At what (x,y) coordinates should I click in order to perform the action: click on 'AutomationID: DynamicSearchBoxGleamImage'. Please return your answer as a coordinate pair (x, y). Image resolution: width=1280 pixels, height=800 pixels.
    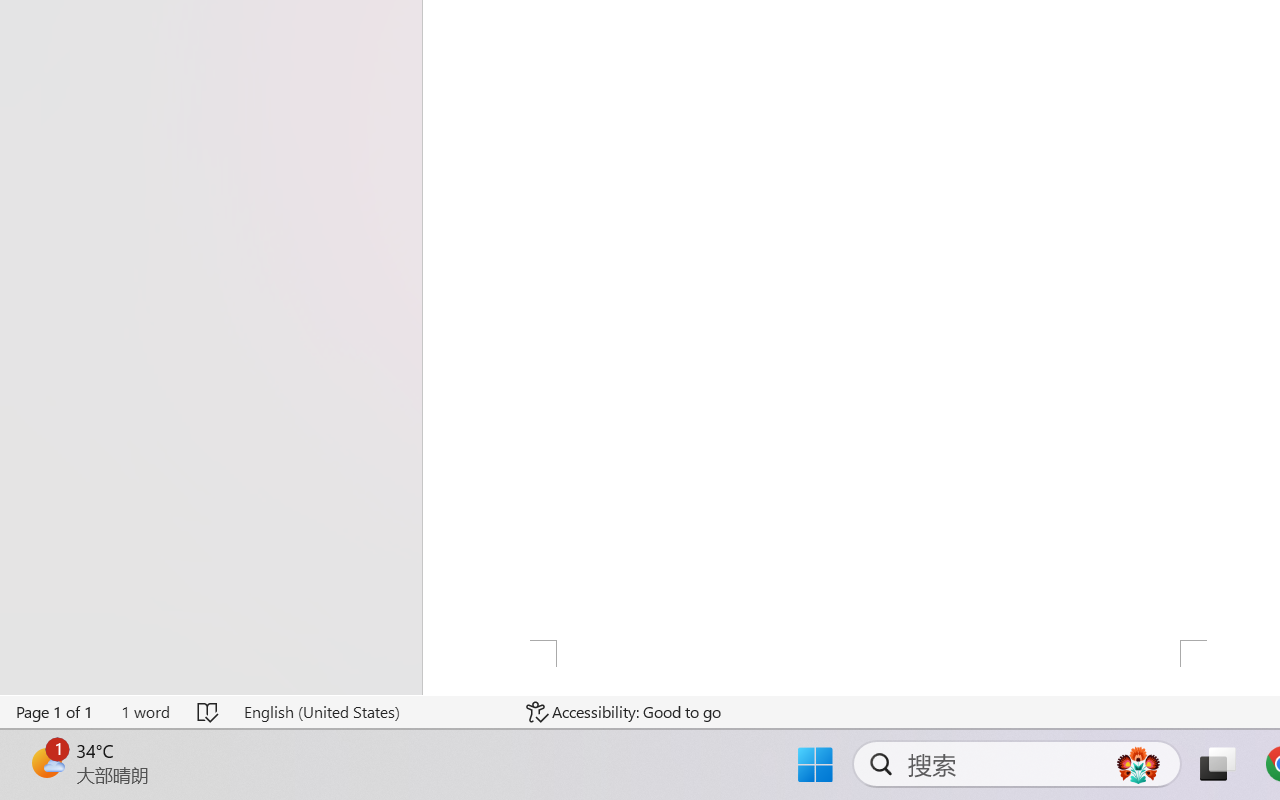
    Looking at the image, I should click on (1138, 764).